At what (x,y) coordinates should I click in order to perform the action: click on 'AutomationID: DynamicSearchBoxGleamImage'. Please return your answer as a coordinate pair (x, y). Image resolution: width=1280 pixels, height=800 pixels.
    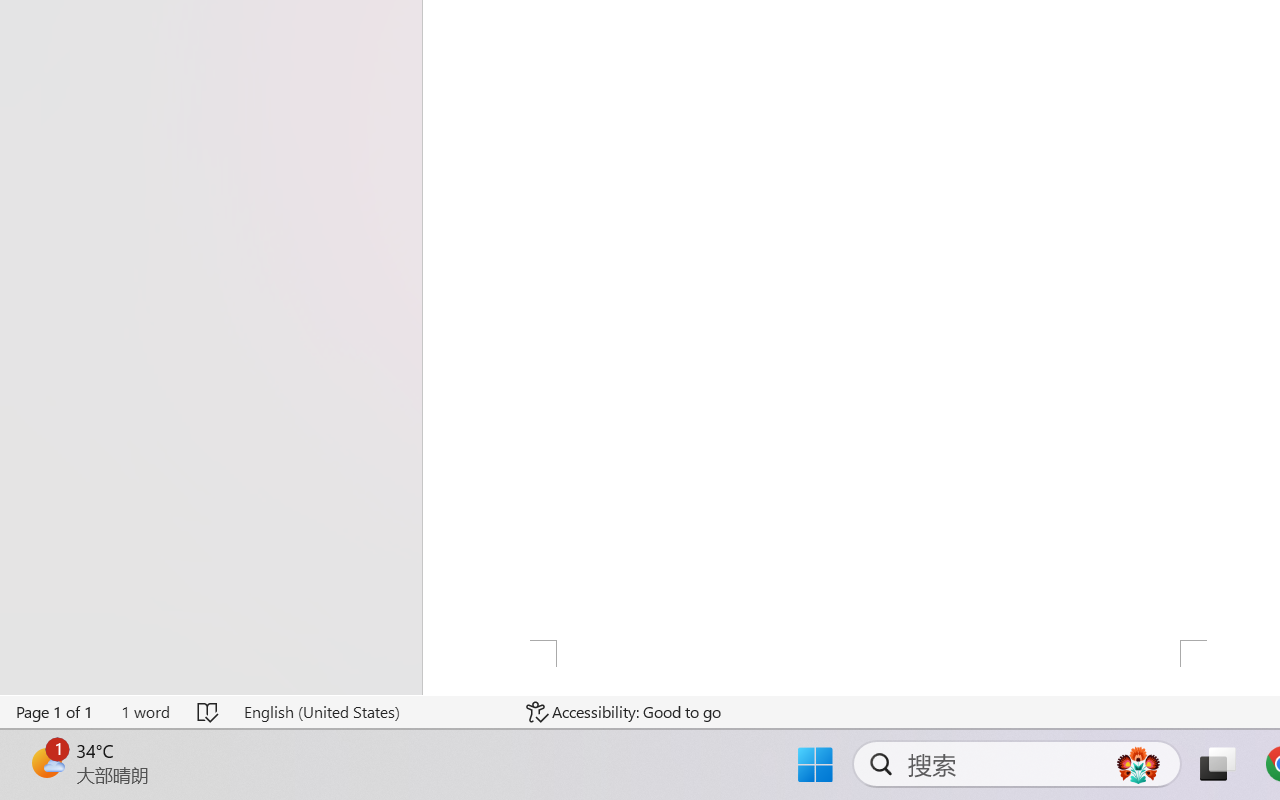
    Looking at the image, I should click on (1138, 764).